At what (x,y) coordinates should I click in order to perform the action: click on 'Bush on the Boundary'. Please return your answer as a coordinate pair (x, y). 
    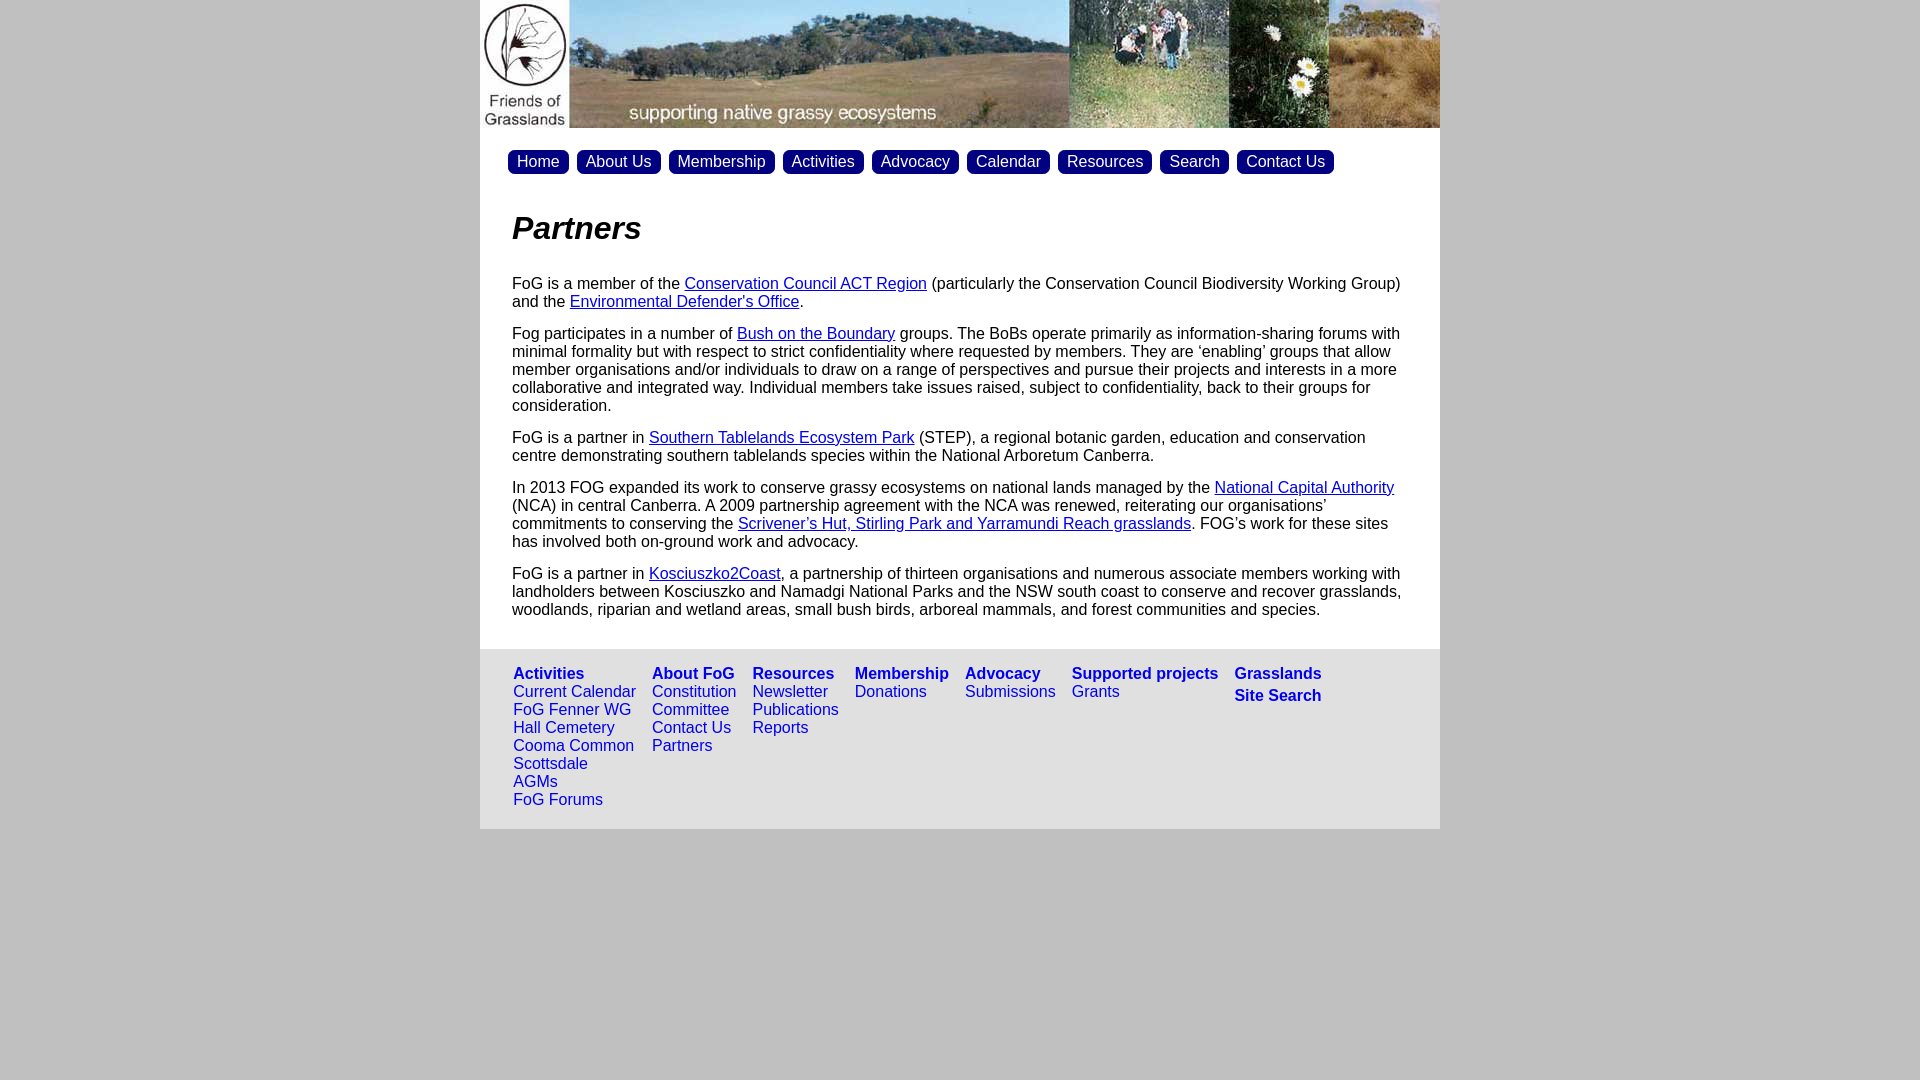
    Looking at the image, I should click on (736, 332).